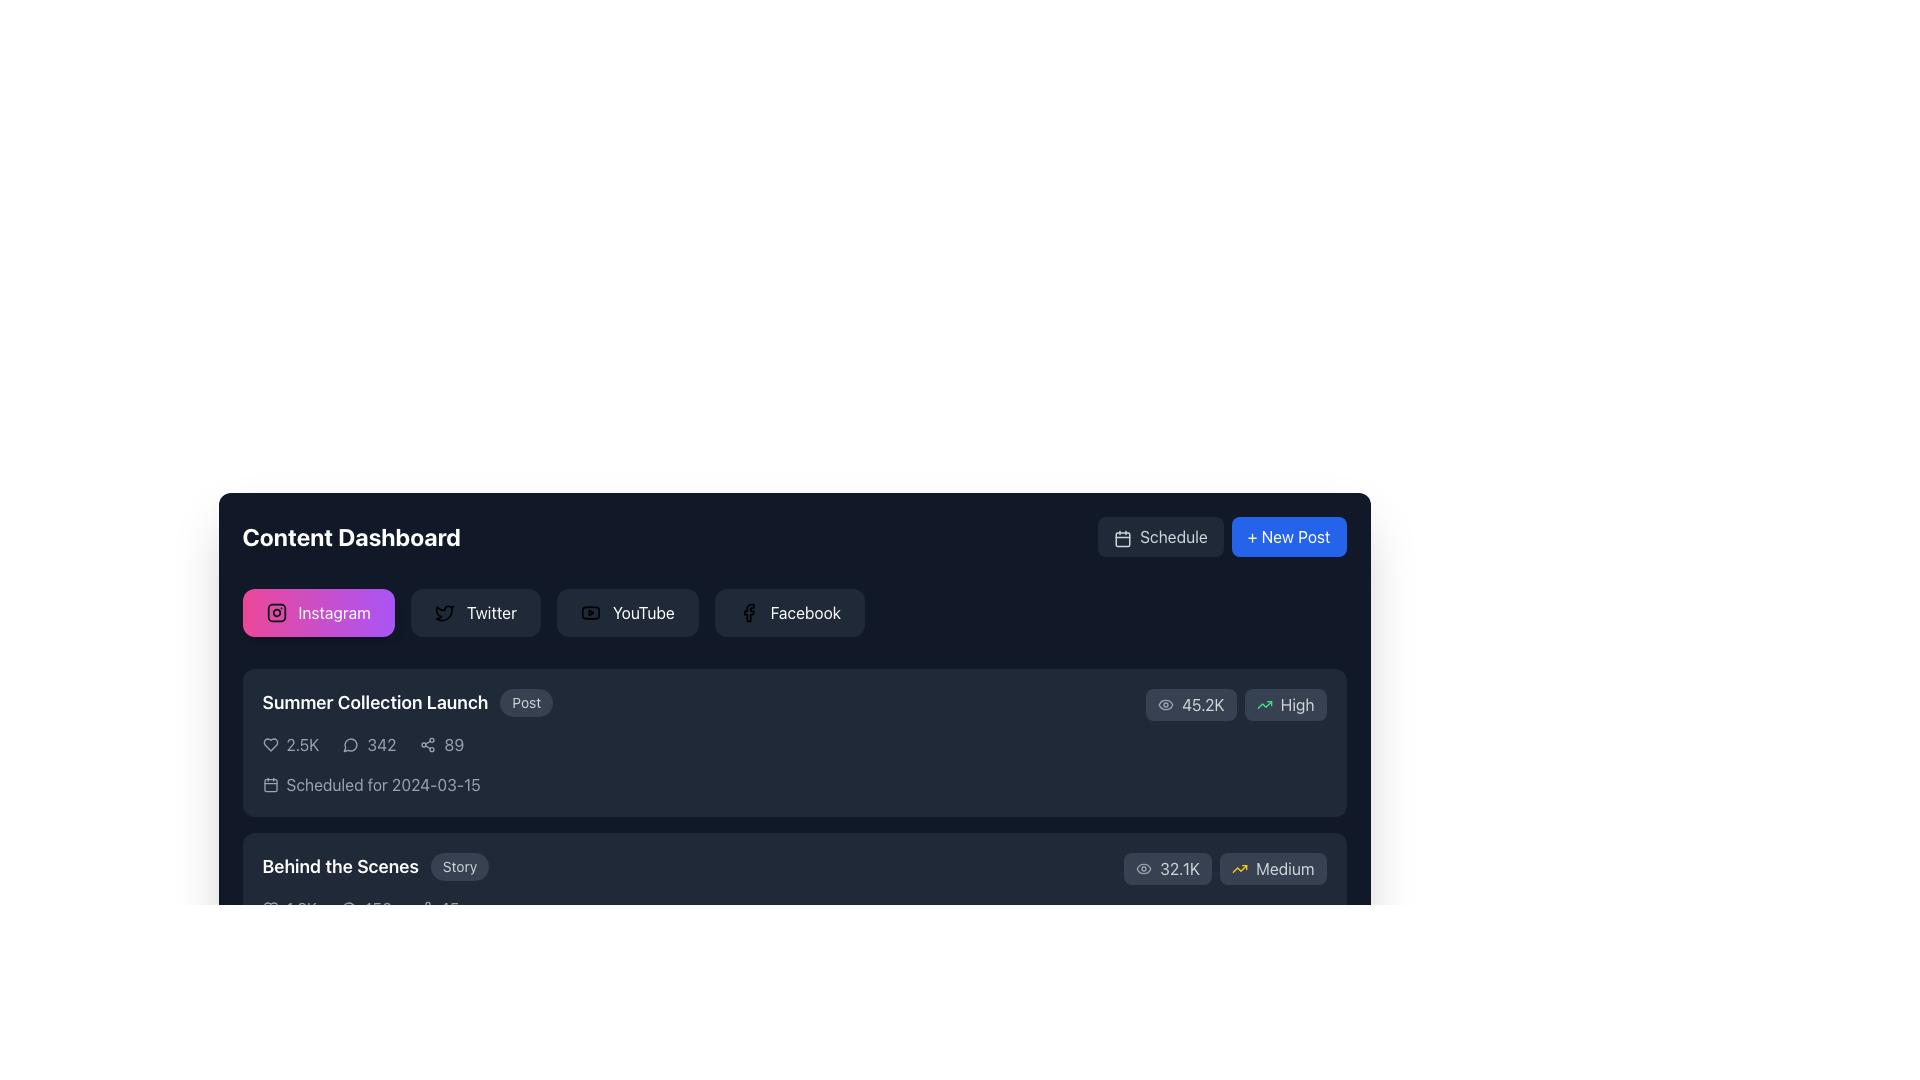 The height and width of the screenshot is (1080, 1920). I want to click on the Twitter icon/button located on the top bar of the interface, which is the second icon from the left, so click(443, 612).